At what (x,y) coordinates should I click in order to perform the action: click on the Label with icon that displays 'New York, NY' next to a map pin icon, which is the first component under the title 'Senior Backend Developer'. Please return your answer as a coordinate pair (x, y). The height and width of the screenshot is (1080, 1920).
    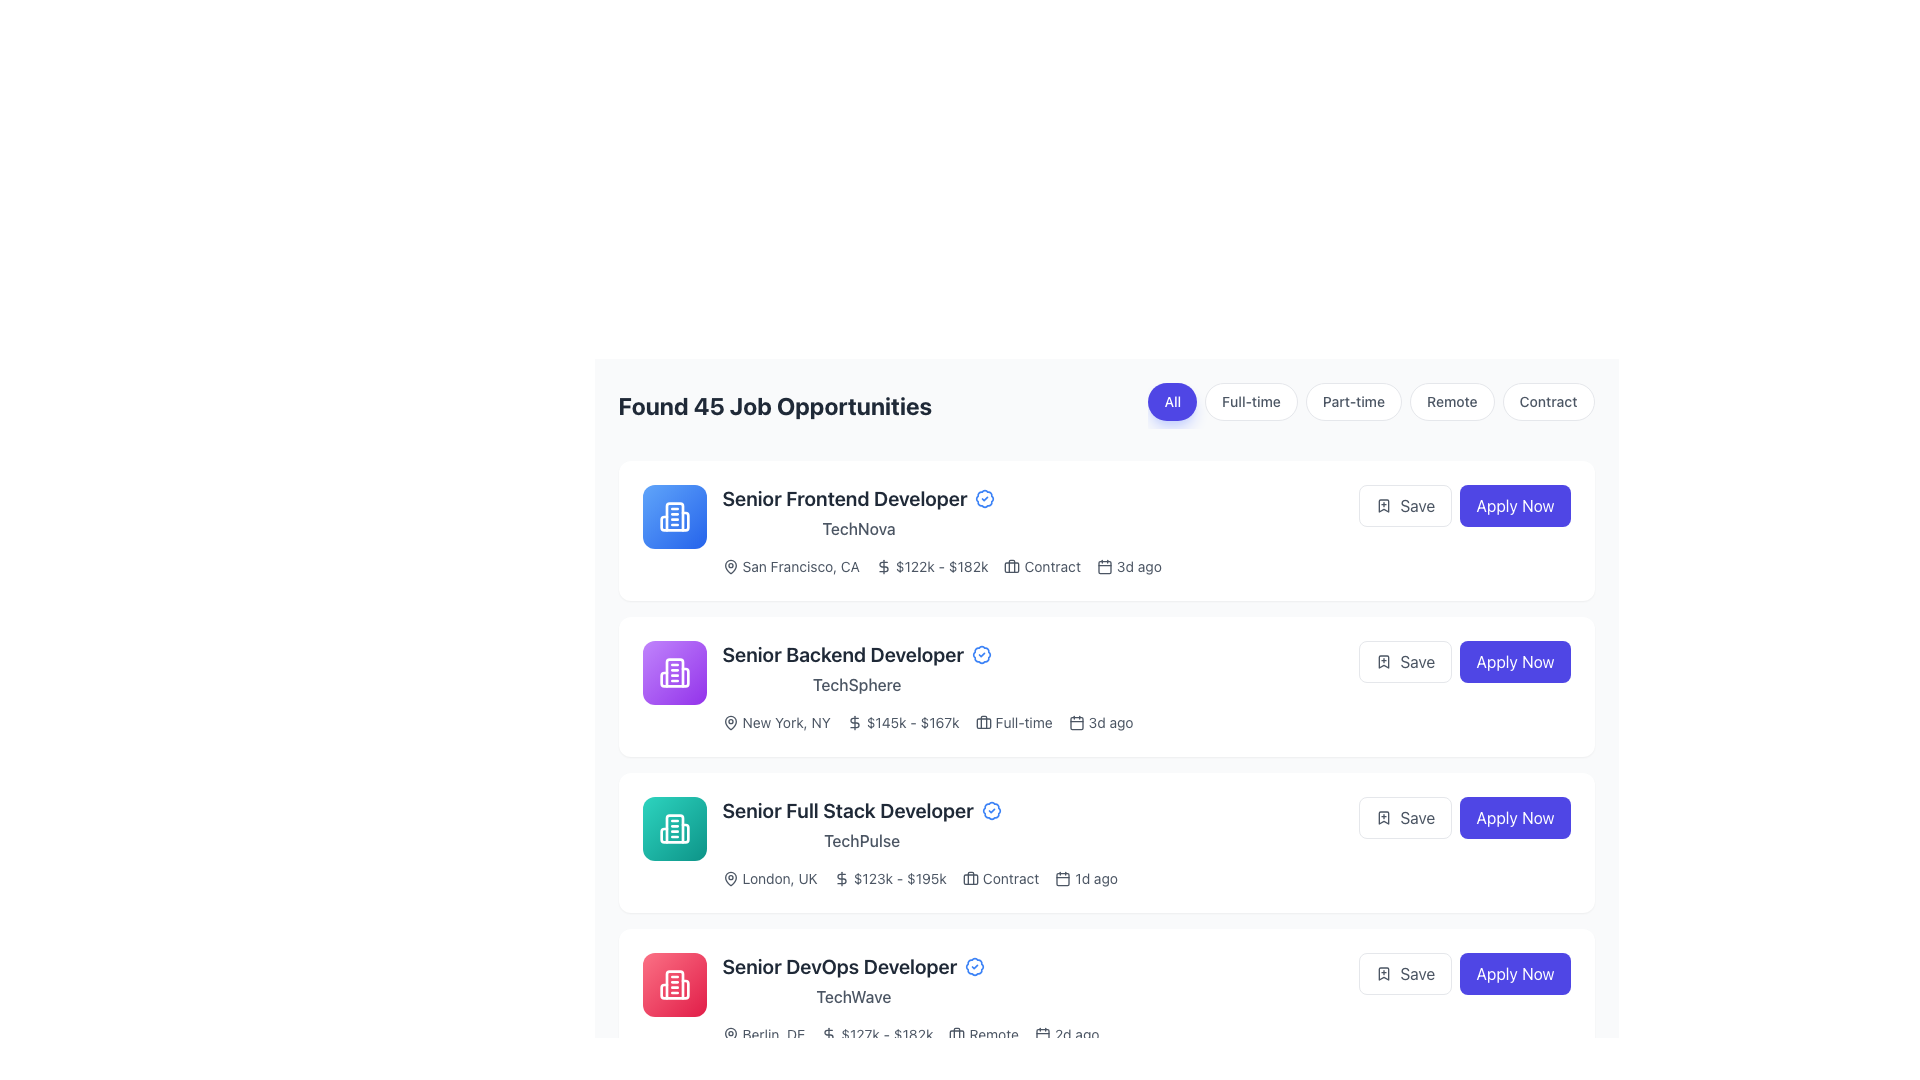
    Looking at the image, I should click on (775, 722).